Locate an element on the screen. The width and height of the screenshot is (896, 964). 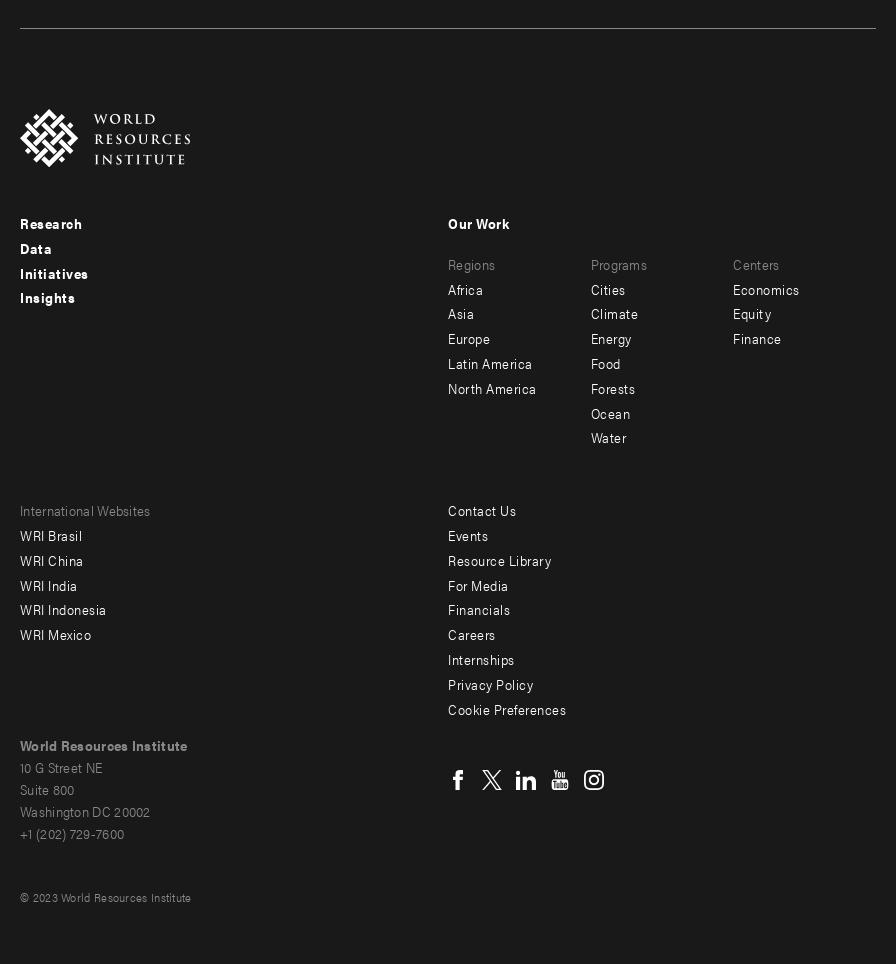
'WRI China' is located at coordinates (51, 559).